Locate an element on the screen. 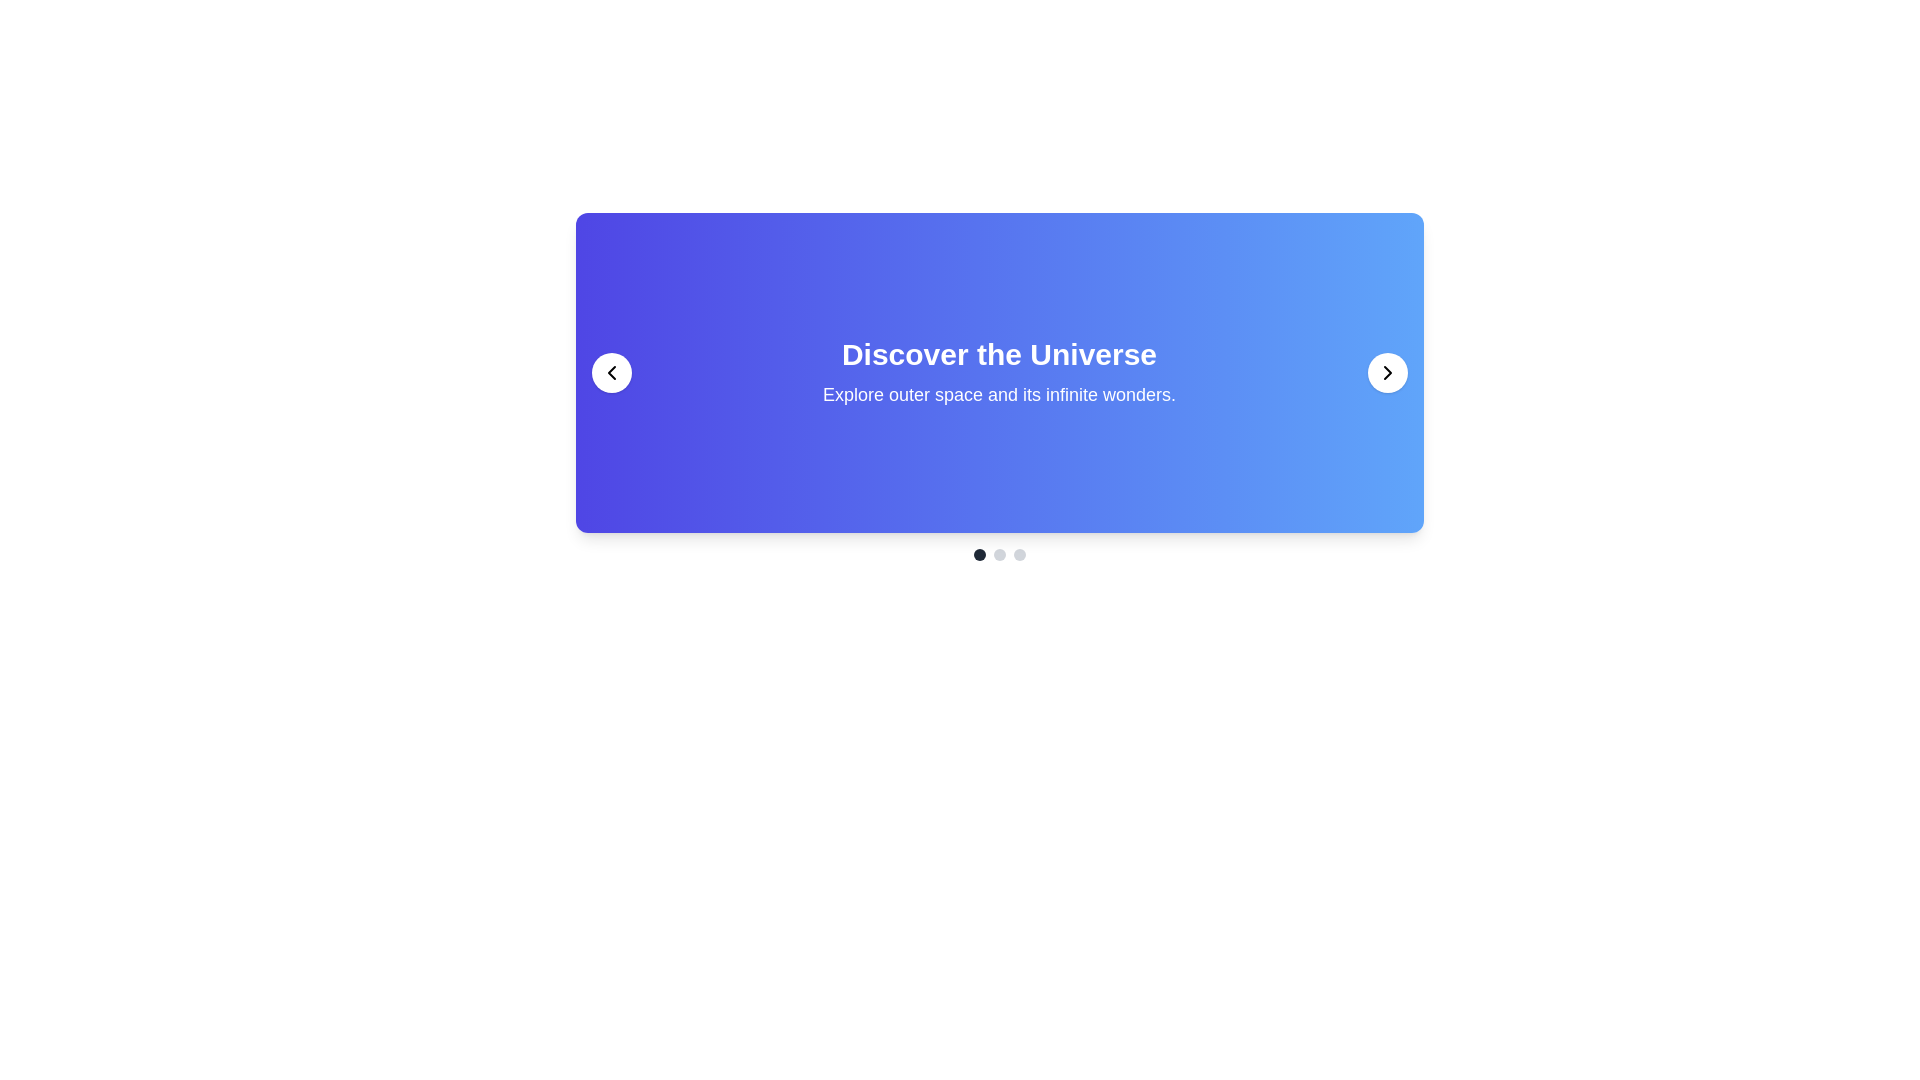  the navigational arrow icon centered within the circular white button on the right side of the blue gradient card is located at coordinates (1386, 373).